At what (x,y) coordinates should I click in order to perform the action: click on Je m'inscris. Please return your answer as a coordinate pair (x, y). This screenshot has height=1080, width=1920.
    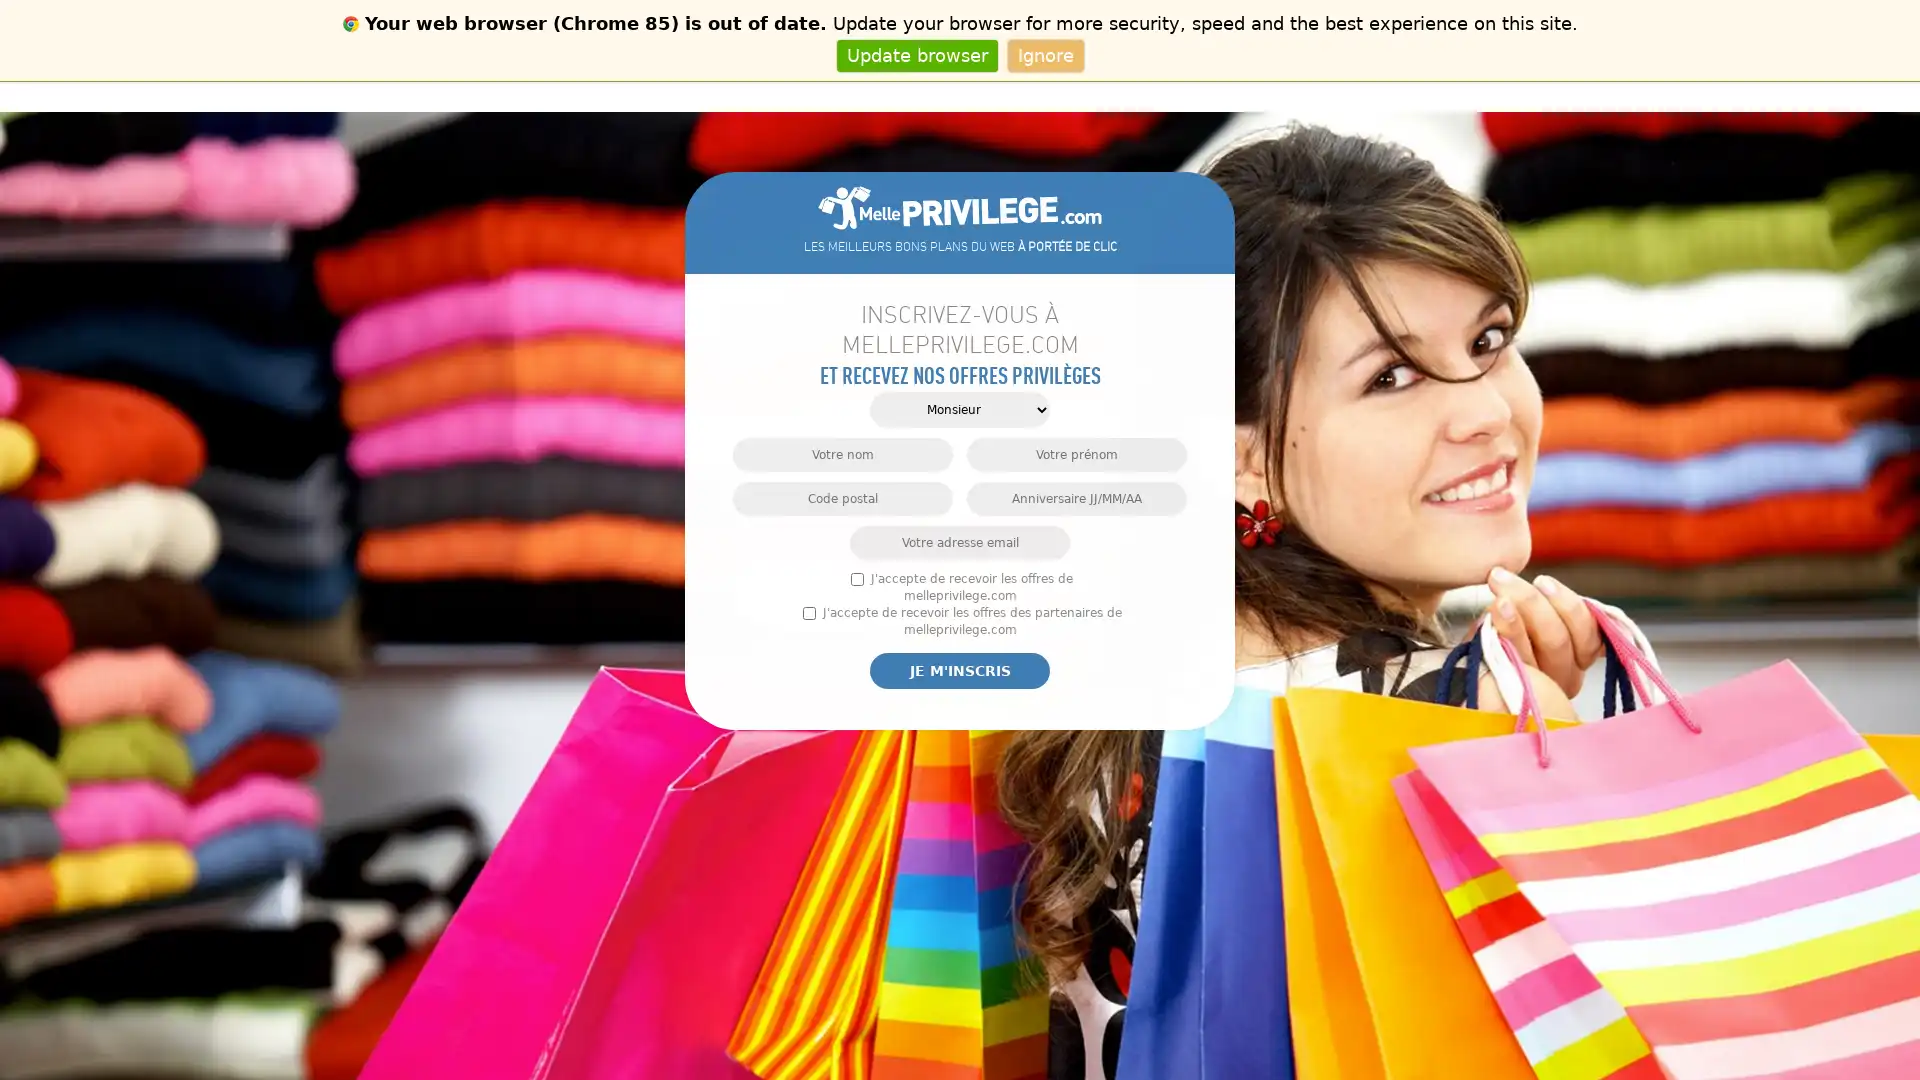
    Looking at the image, I should click on (960, 670).